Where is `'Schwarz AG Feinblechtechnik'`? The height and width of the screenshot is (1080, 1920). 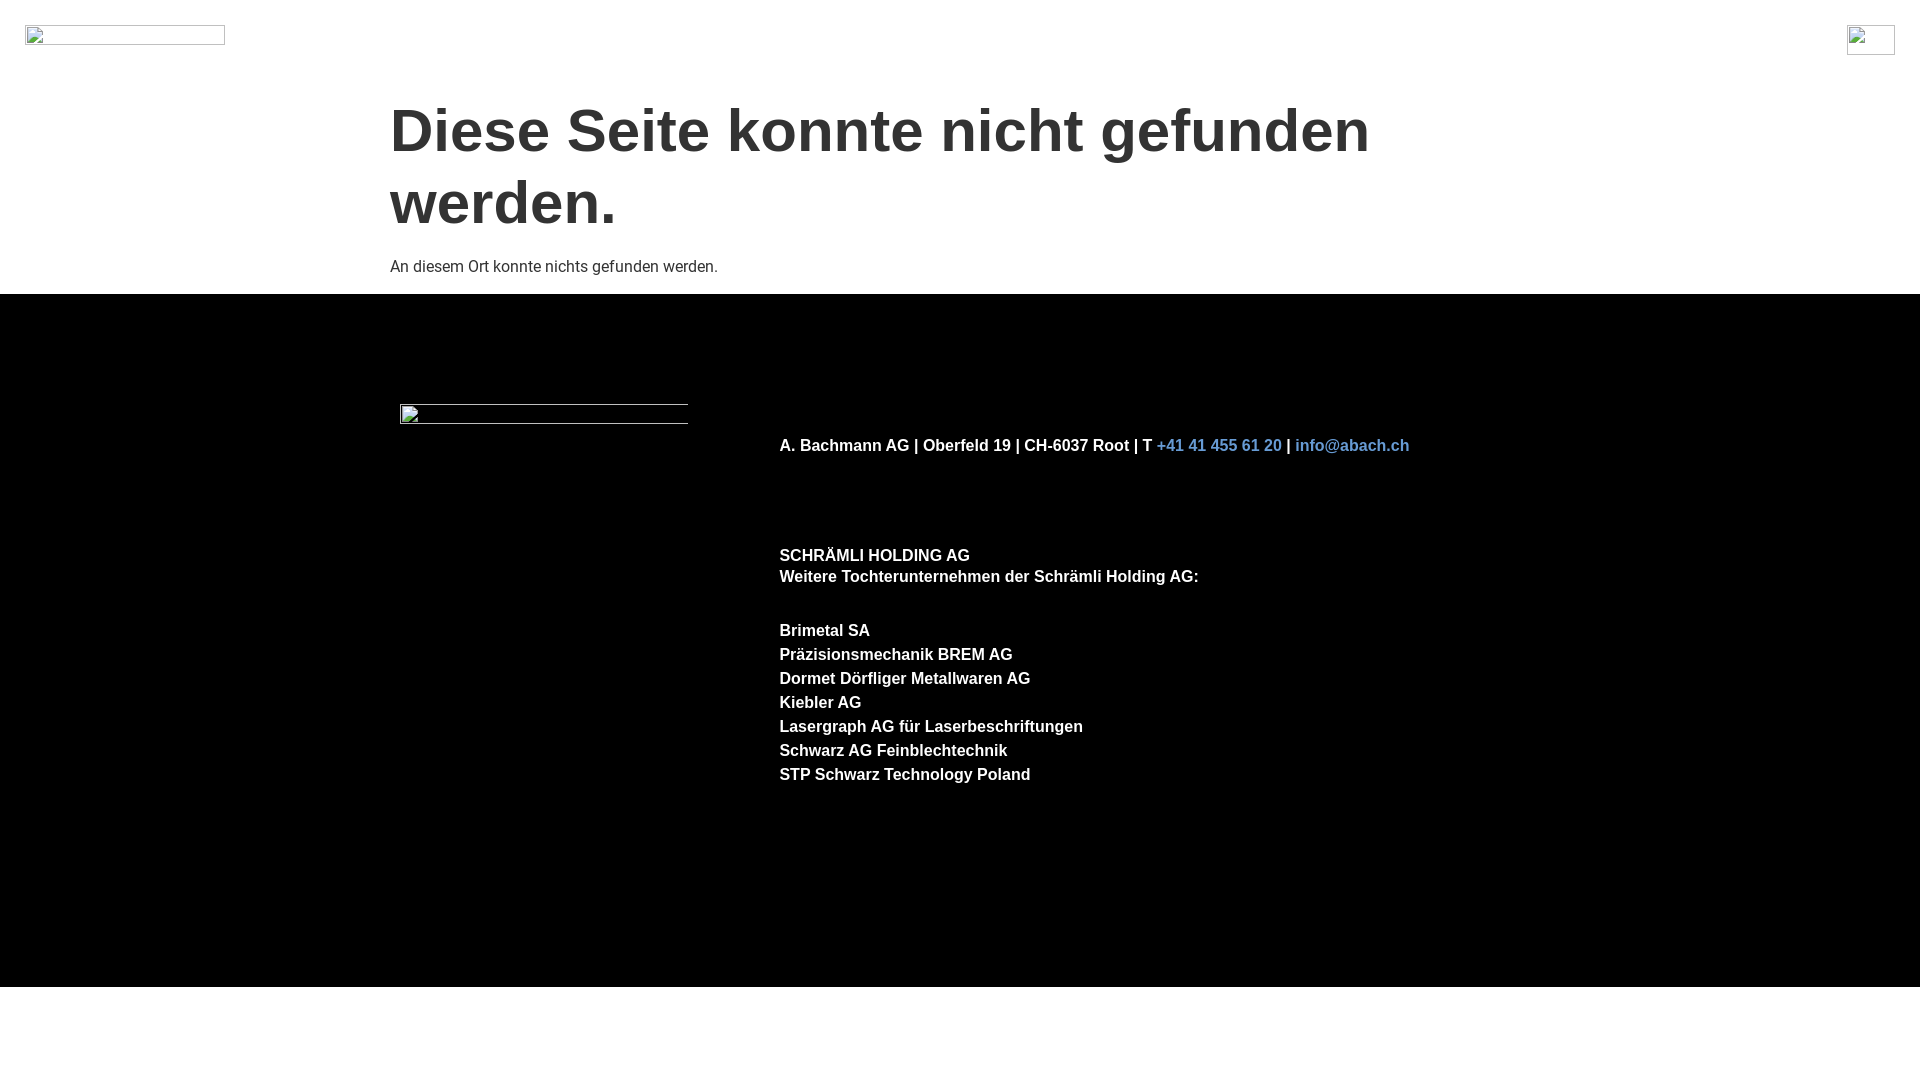
'Schwarz AG Feinblechtechnik' is located at coordinates (891, 750).